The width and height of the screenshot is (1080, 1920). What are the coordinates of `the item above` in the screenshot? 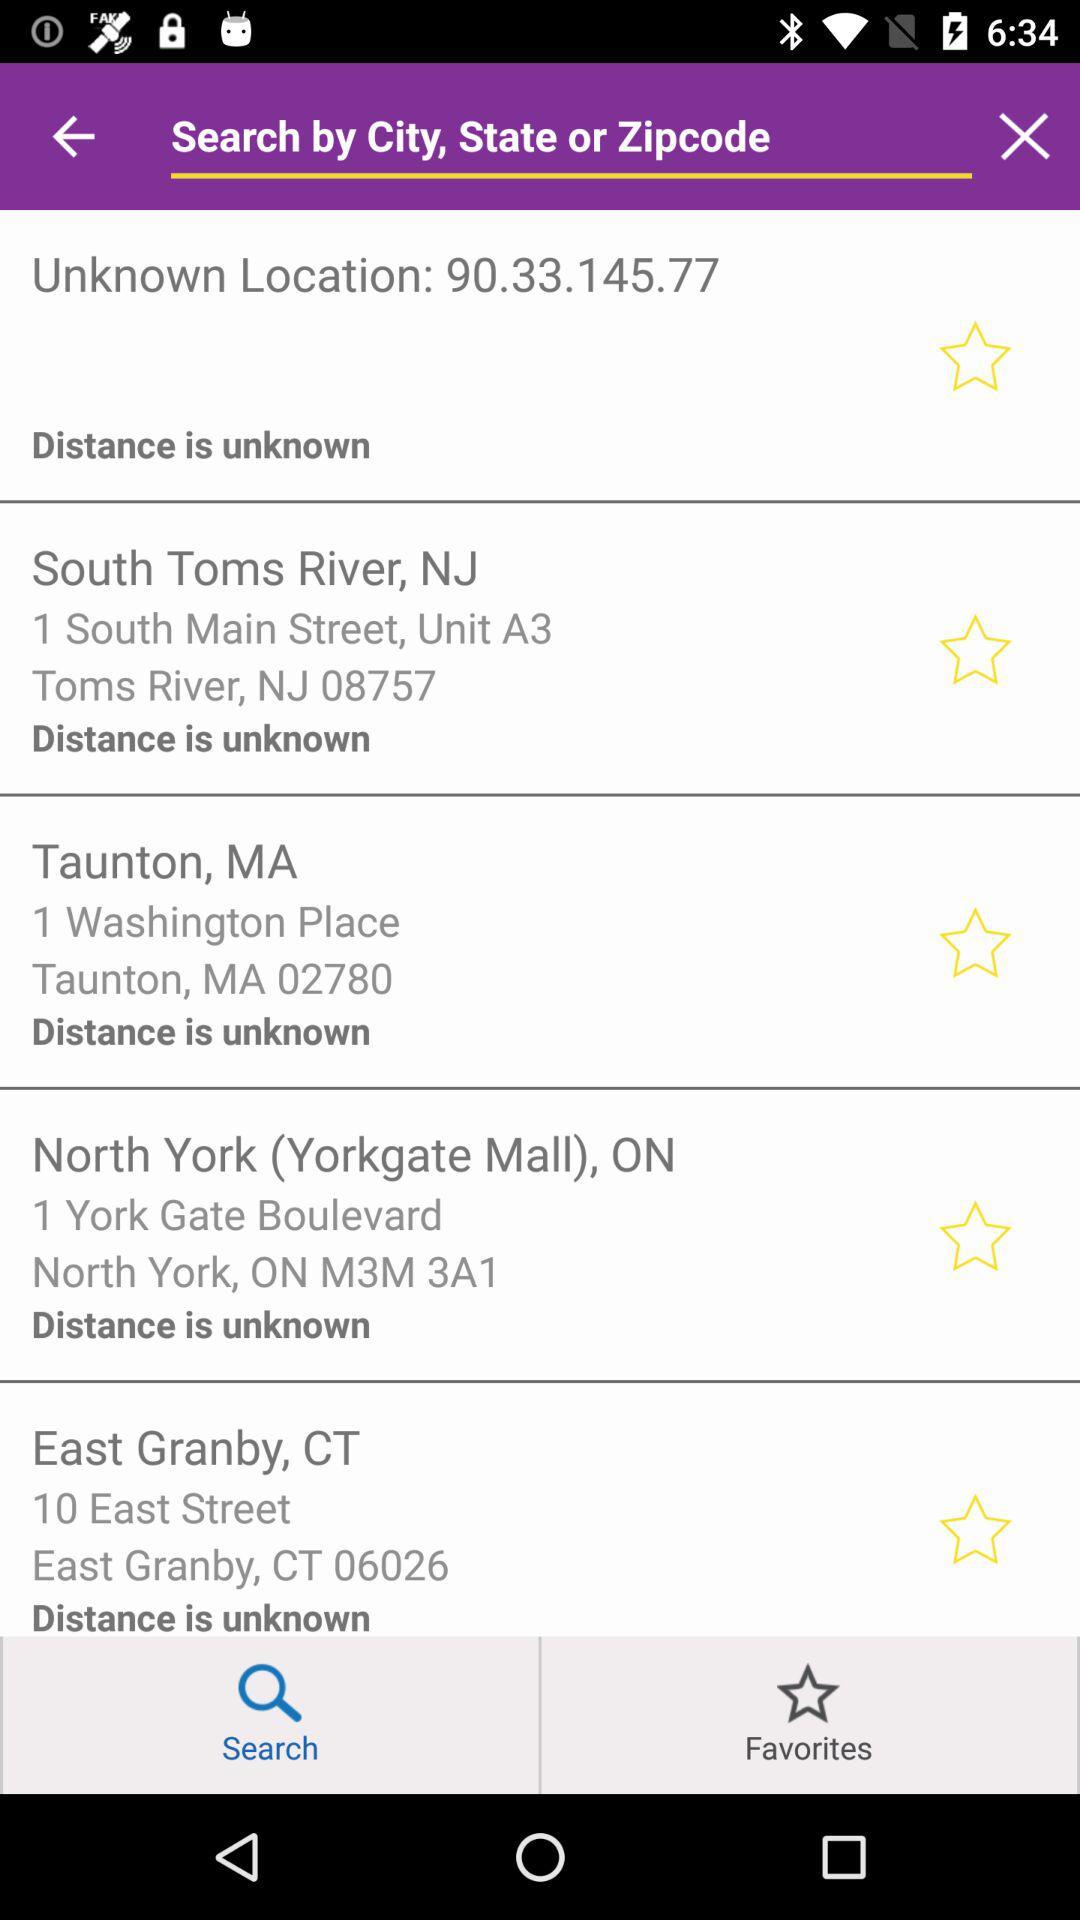 It's located at (470, 333).